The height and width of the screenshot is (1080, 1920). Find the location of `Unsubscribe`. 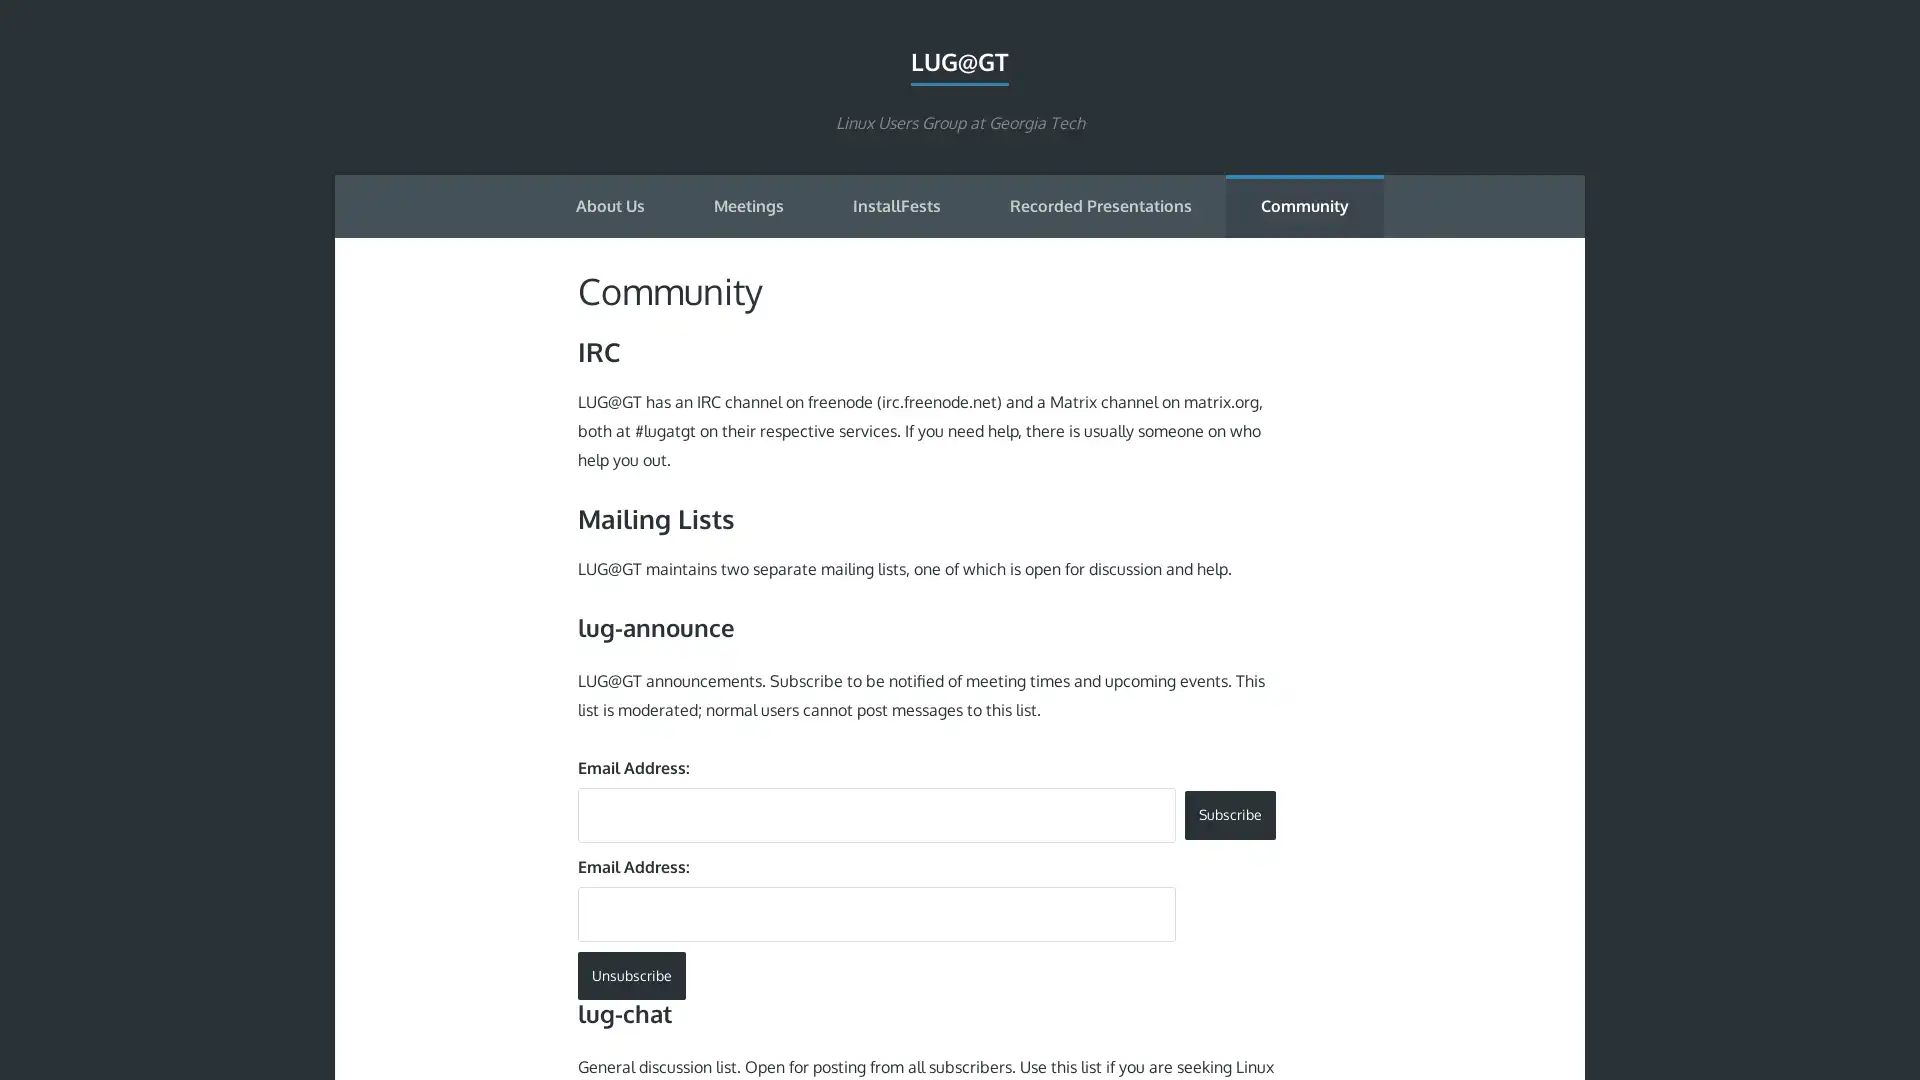

Unsubscribe is located at coordinates (631, 974).